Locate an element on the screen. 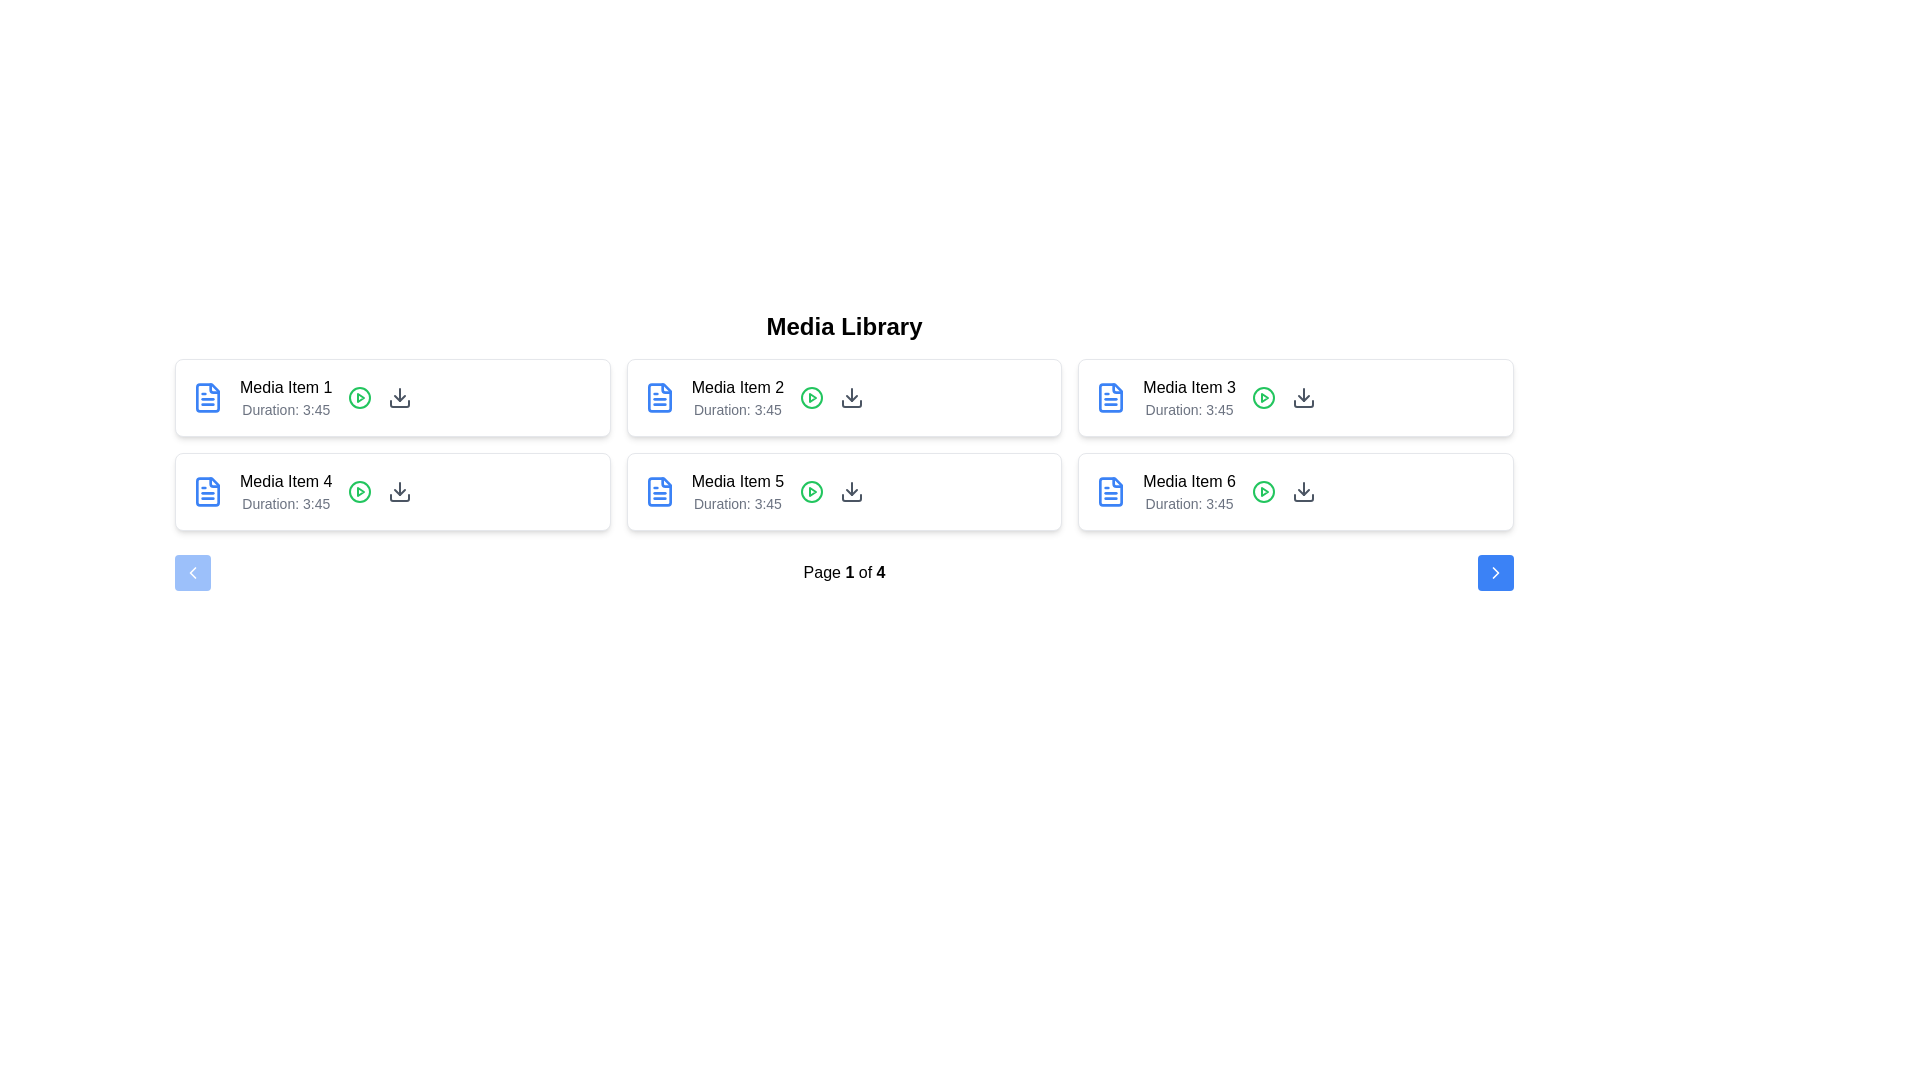 Image resolution: width=1920 pixels, height=1080 pixels. the text label displaying 'Duration: 3:45' located in the card for 'Media Item 2', which is centered below the main title is located at coordinates (736, 408).